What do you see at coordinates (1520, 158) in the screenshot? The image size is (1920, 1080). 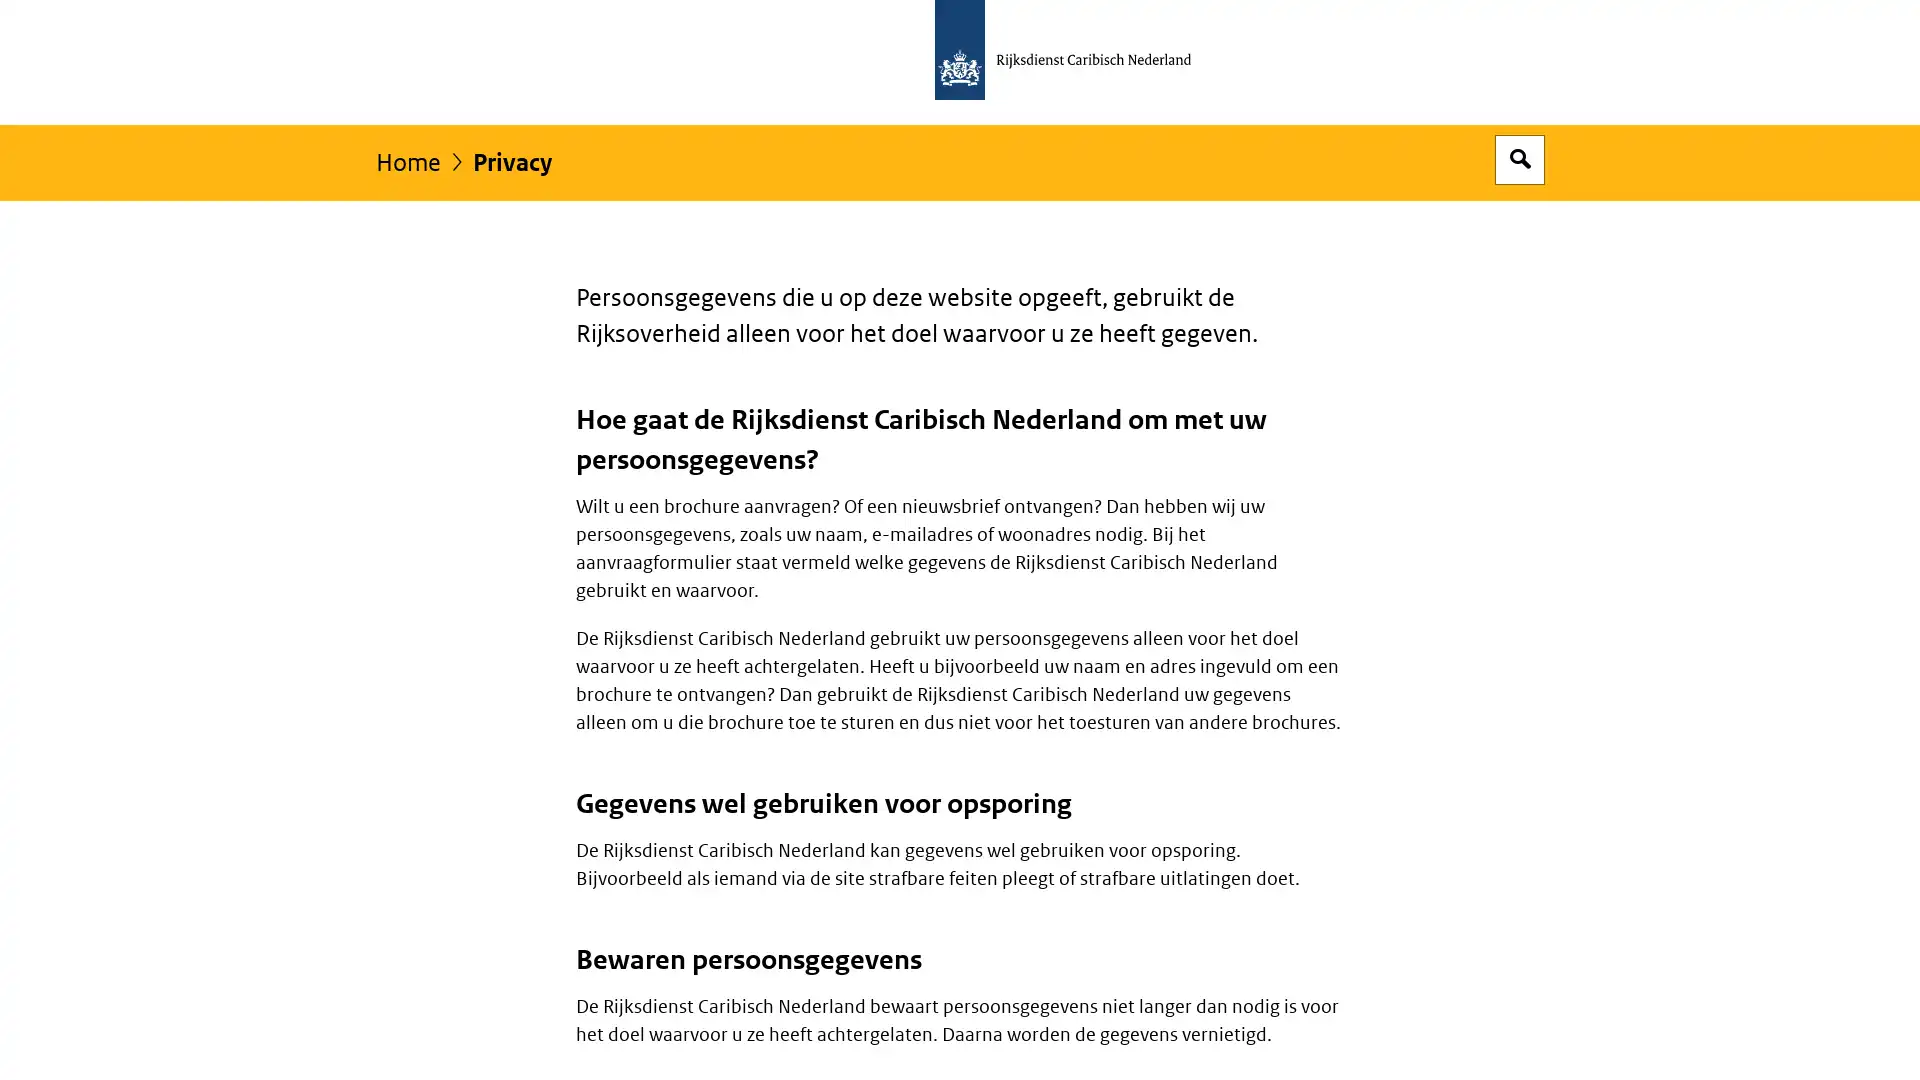 I see `Open zoekveld` at bounding box center [1520, 158].